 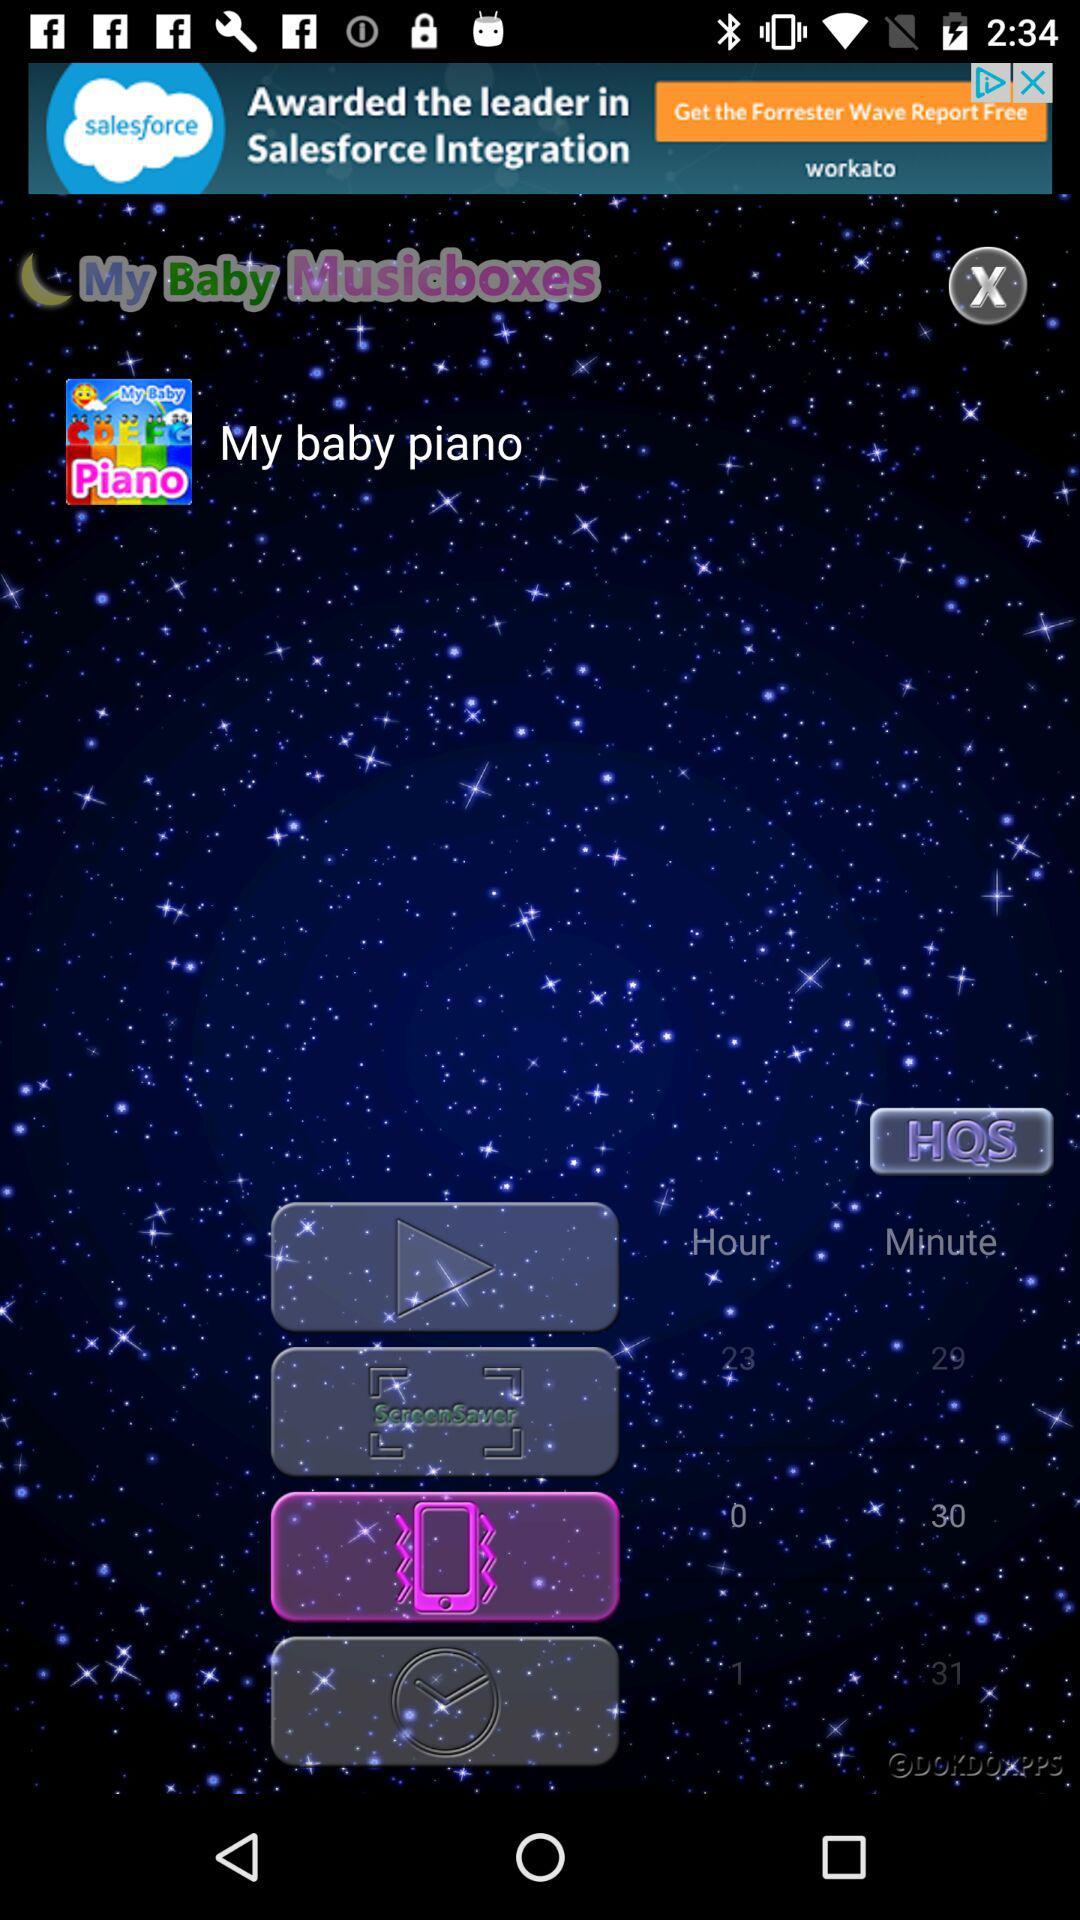 I want to click on open advertisements, so click(x=540, y=127).